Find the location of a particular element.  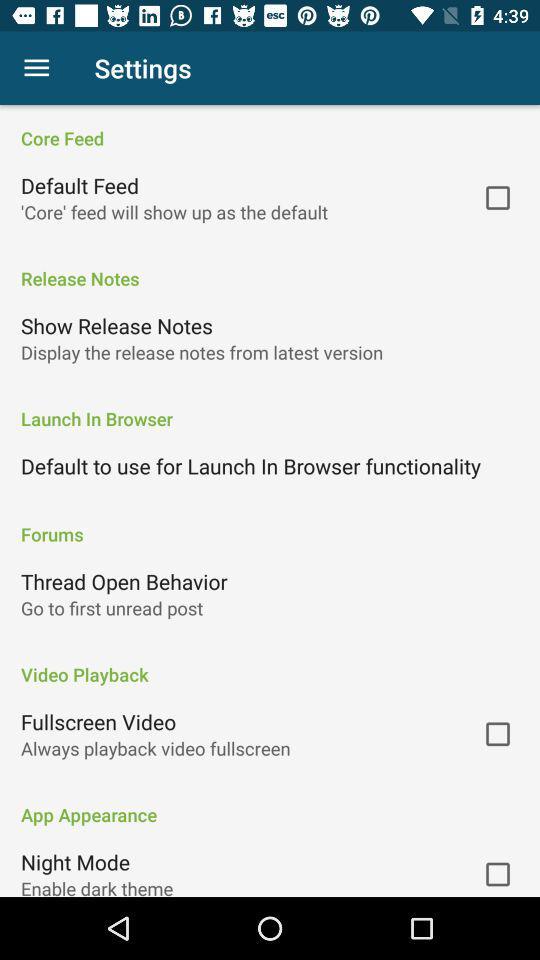

the icon above the enable dark theme is located at coordinates (74, 861).